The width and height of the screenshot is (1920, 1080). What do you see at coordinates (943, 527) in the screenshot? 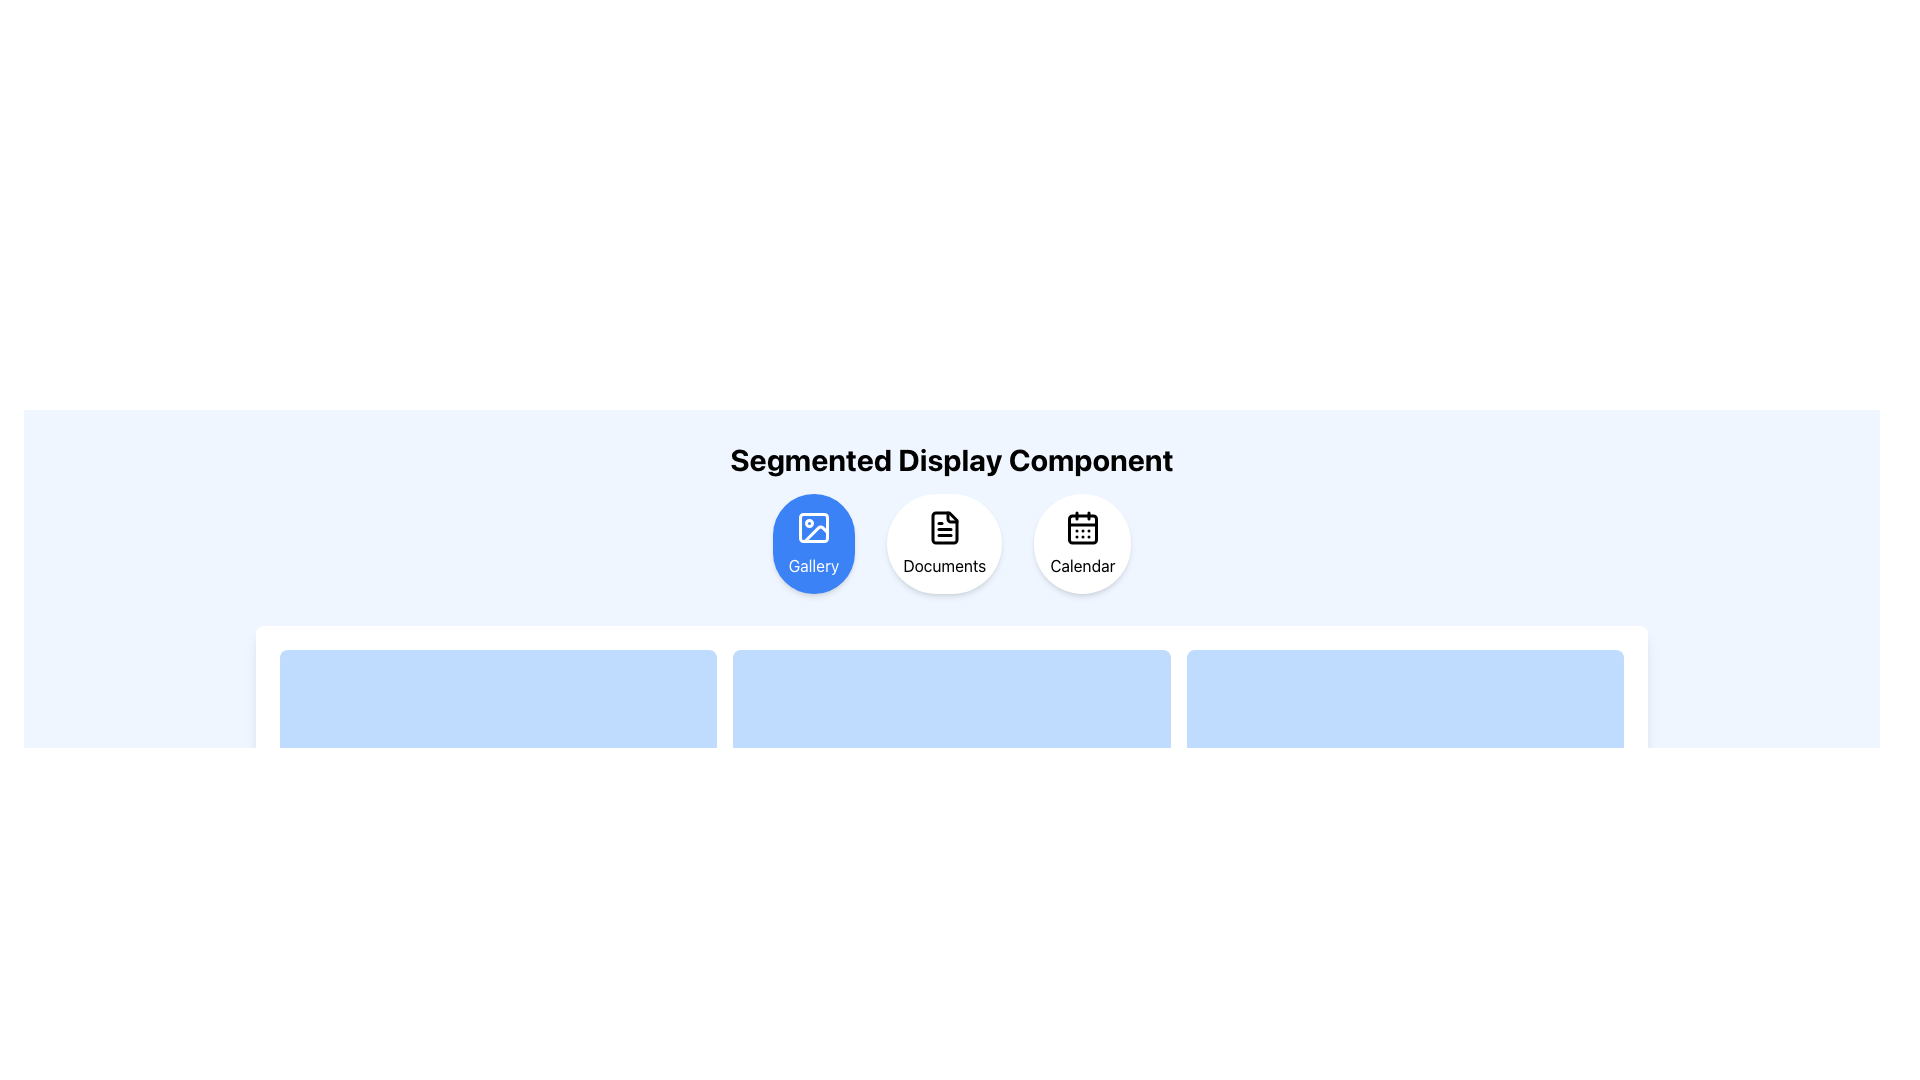
I see `the document icon within the white circular button labeled 'Documents', which is positioned between the 'Gallery' and 'Calendar' buttons` at bounding box center [943, 527].